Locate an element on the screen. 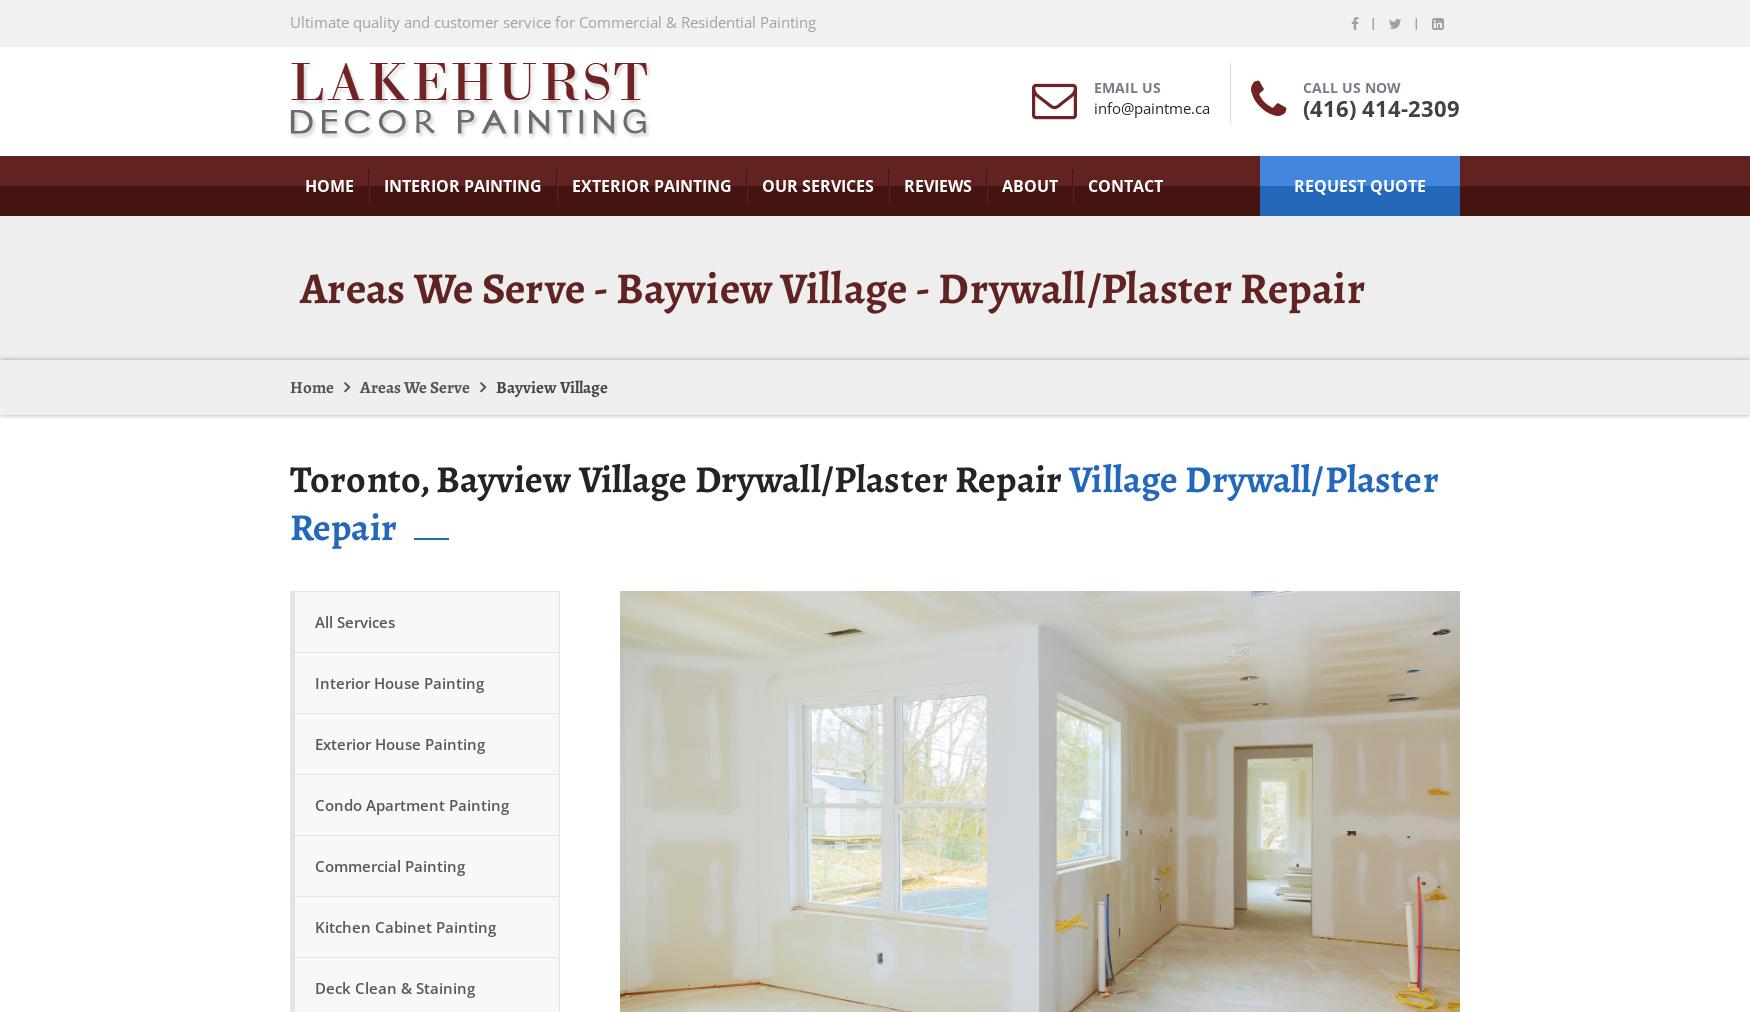  'Reviews' is located at coordinates (938, 186).